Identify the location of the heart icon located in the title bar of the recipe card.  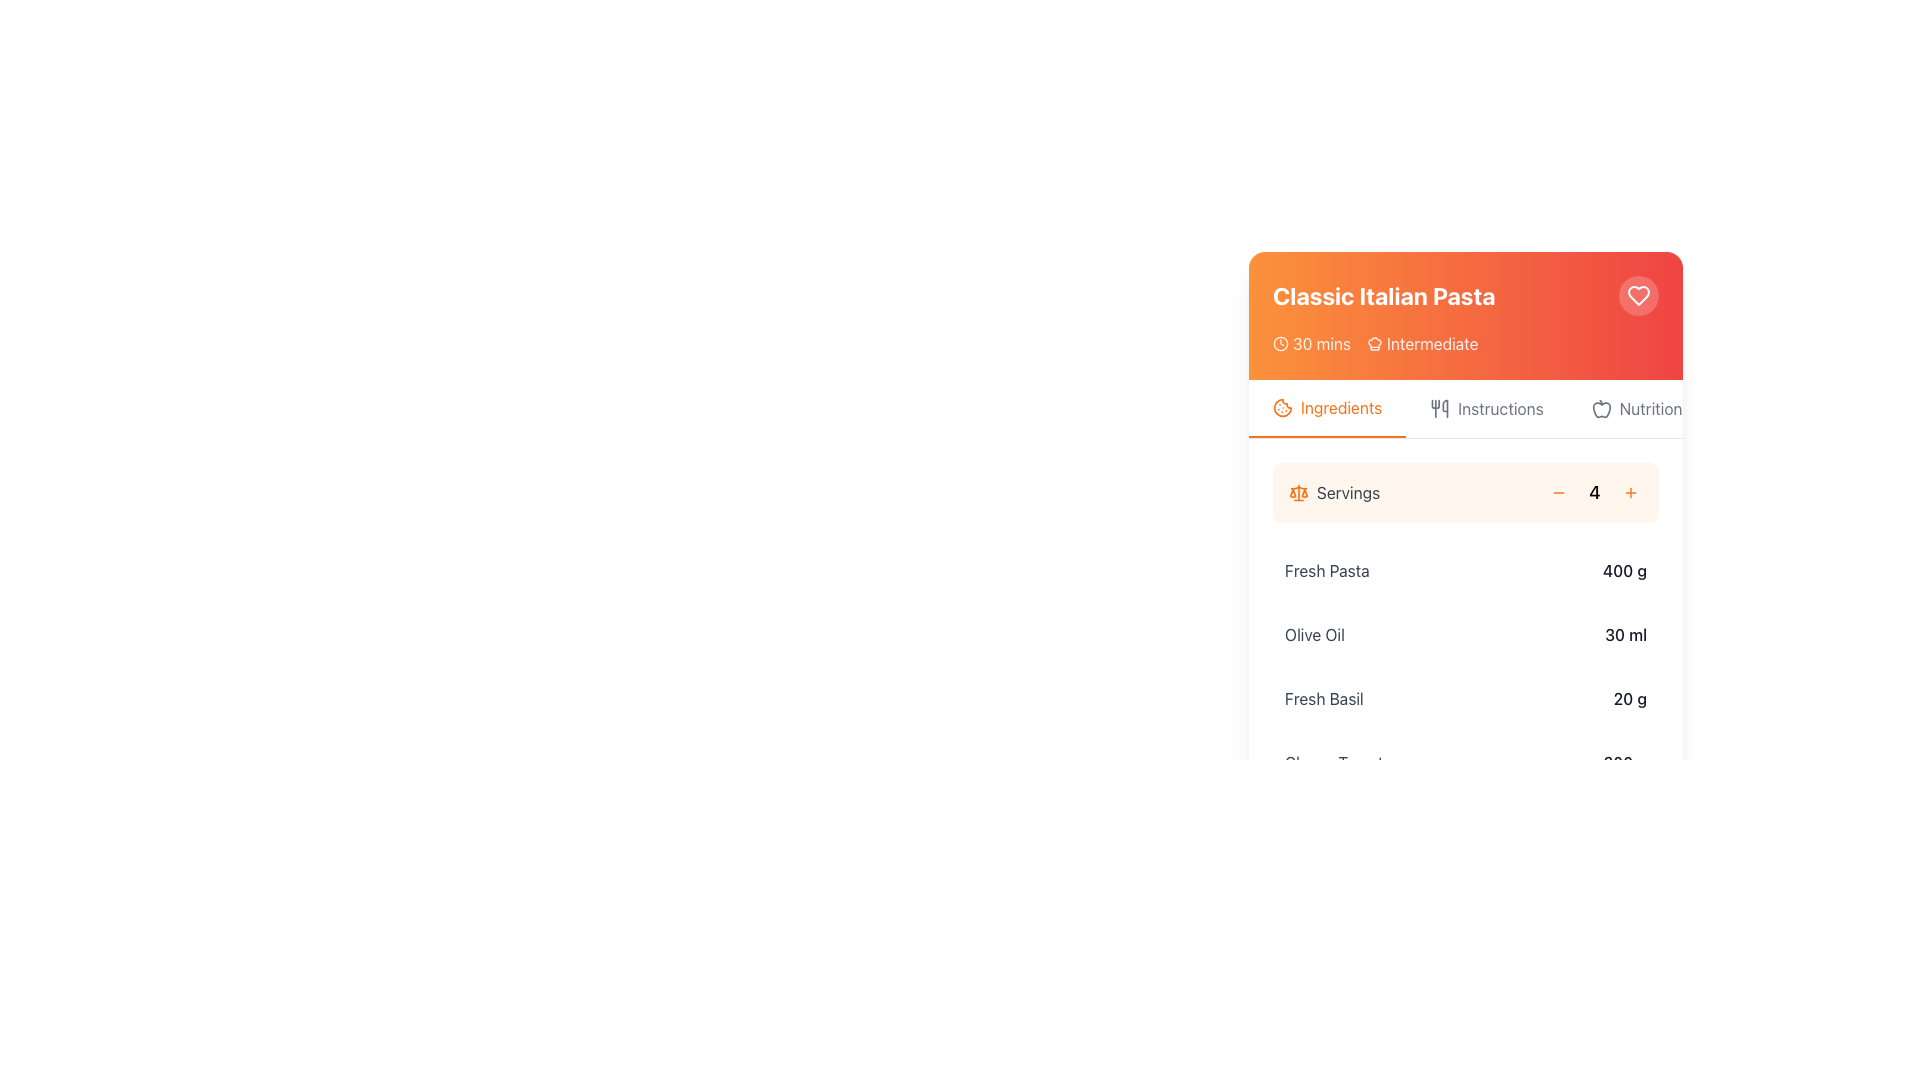
(1465, 315).